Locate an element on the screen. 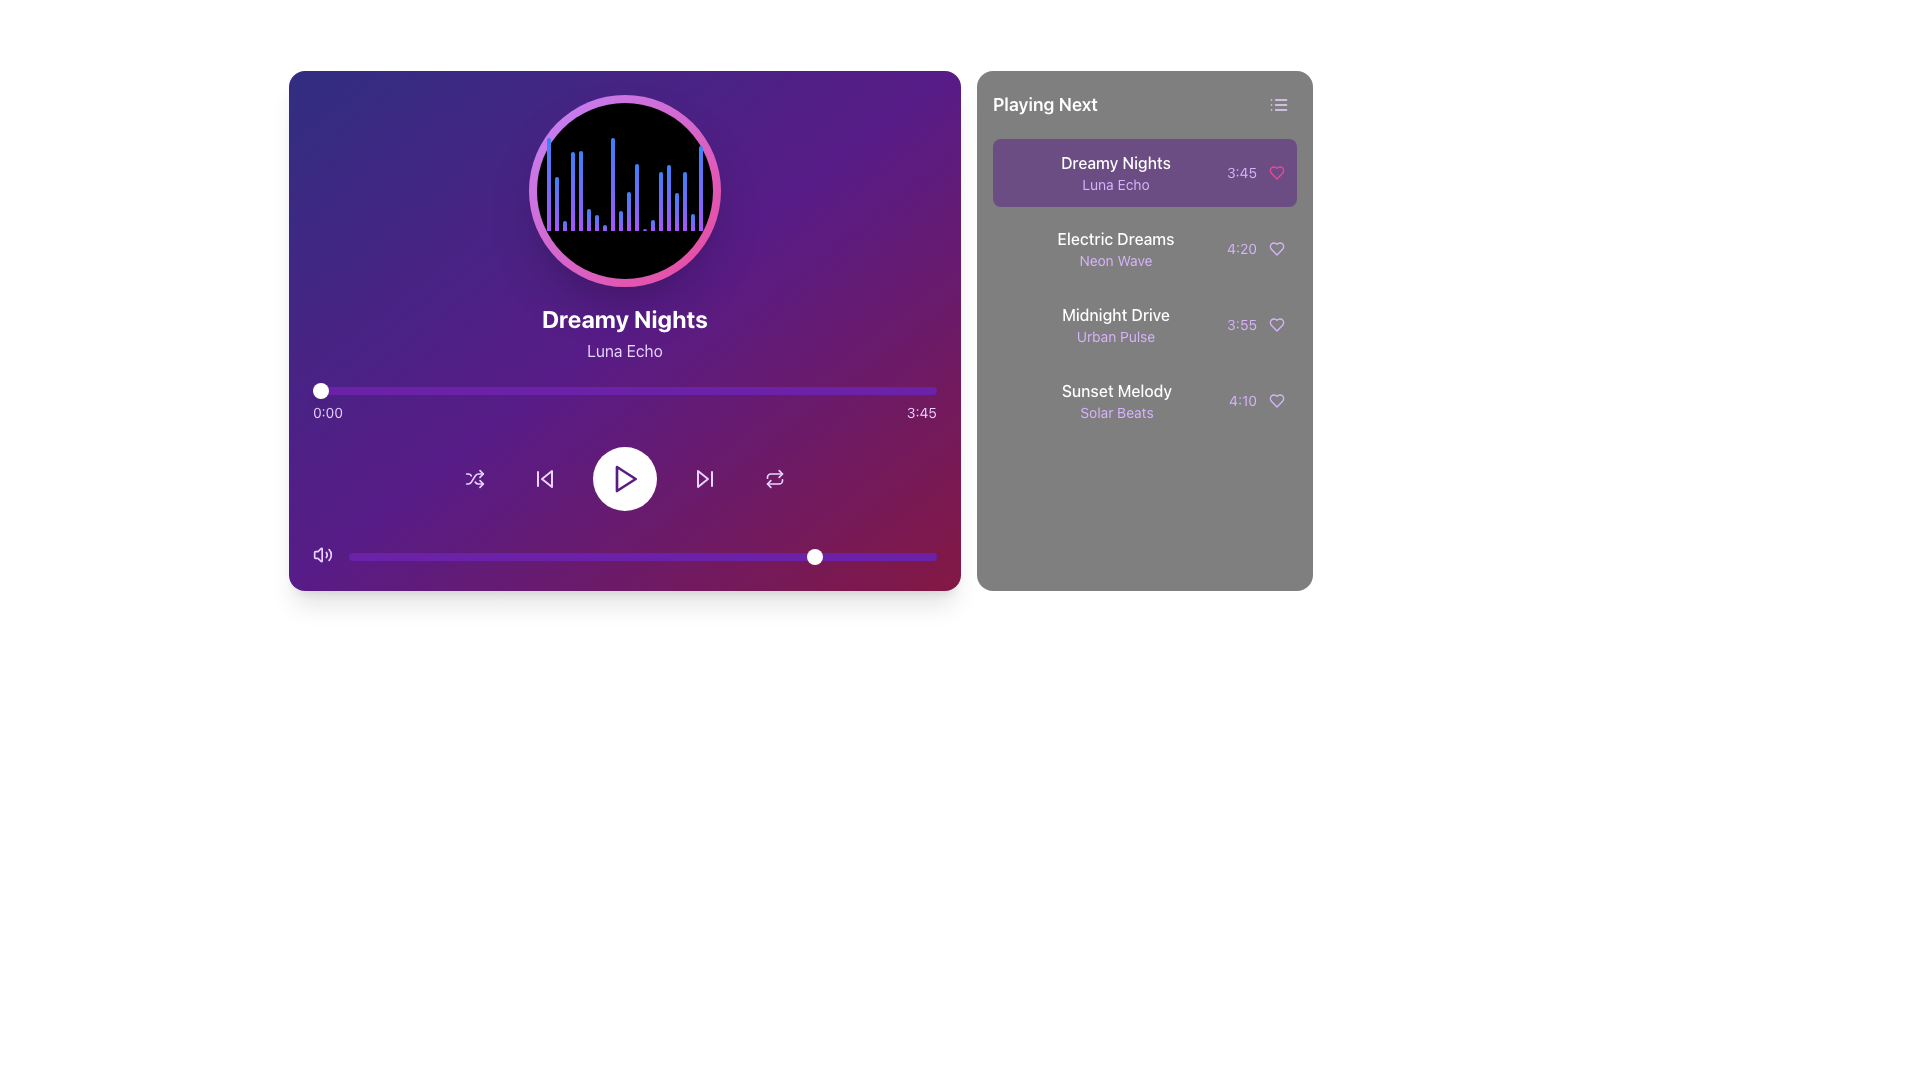 The image size is (1920, 1080). the eleventh vertical bar in the audio visualizer, which represents audio amplitude or frequency is located at coordinates (627, 211).